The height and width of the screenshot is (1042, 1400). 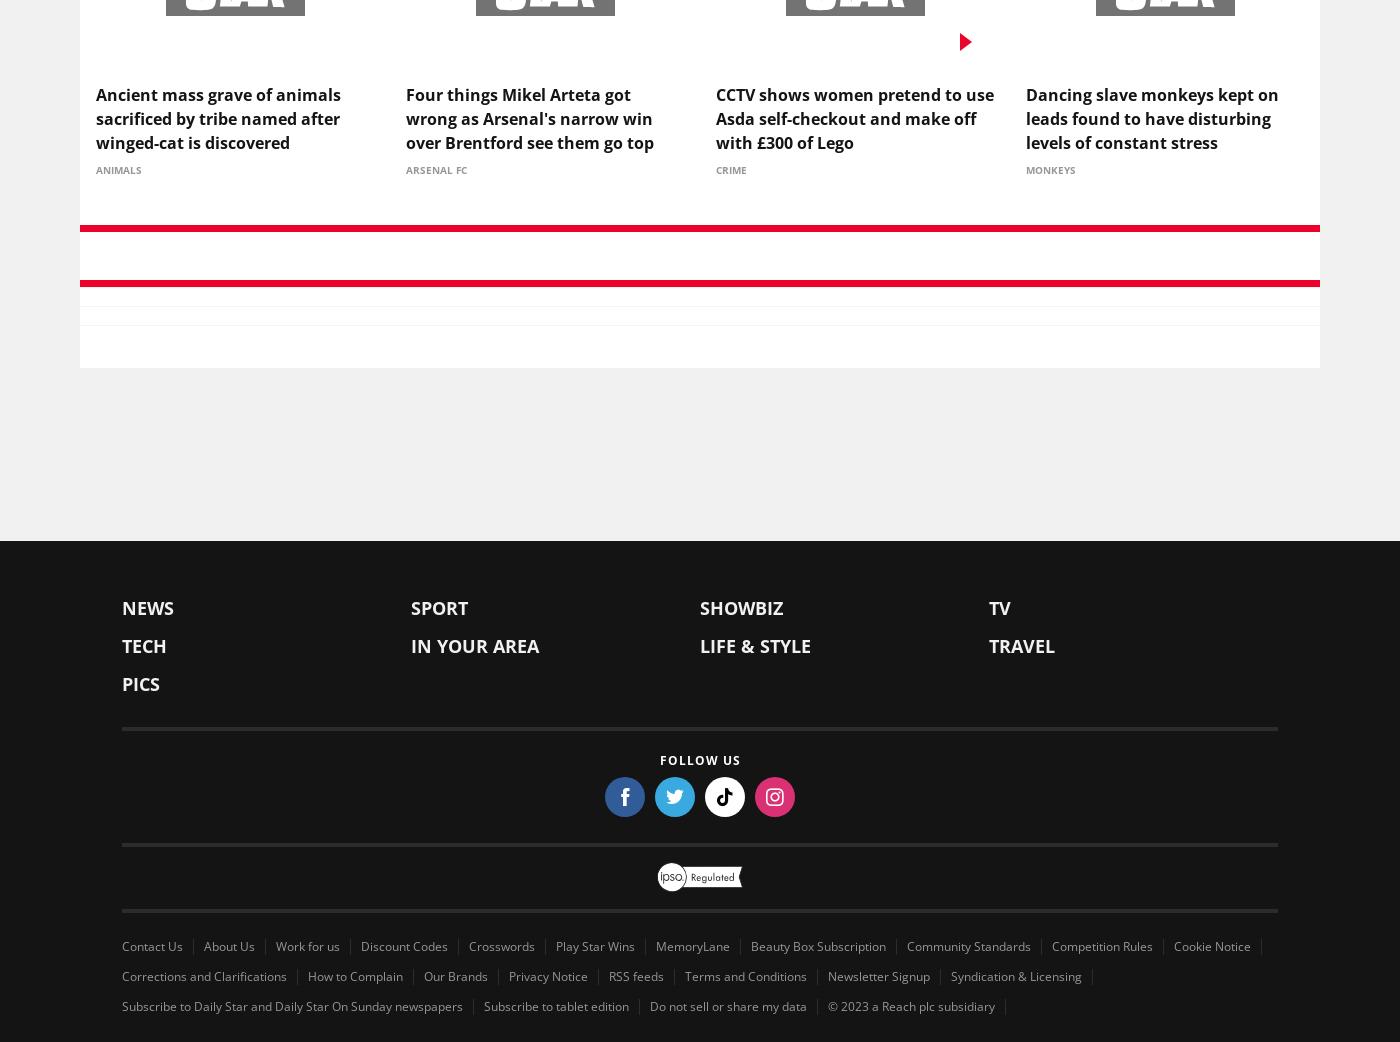 What do you see at coordinates (544, 847) in the screenshot?
I see `'Six chilling 'house rules' for sex workers discovered after cops bust exclusive brothel'` at bounding box center [544, 847].